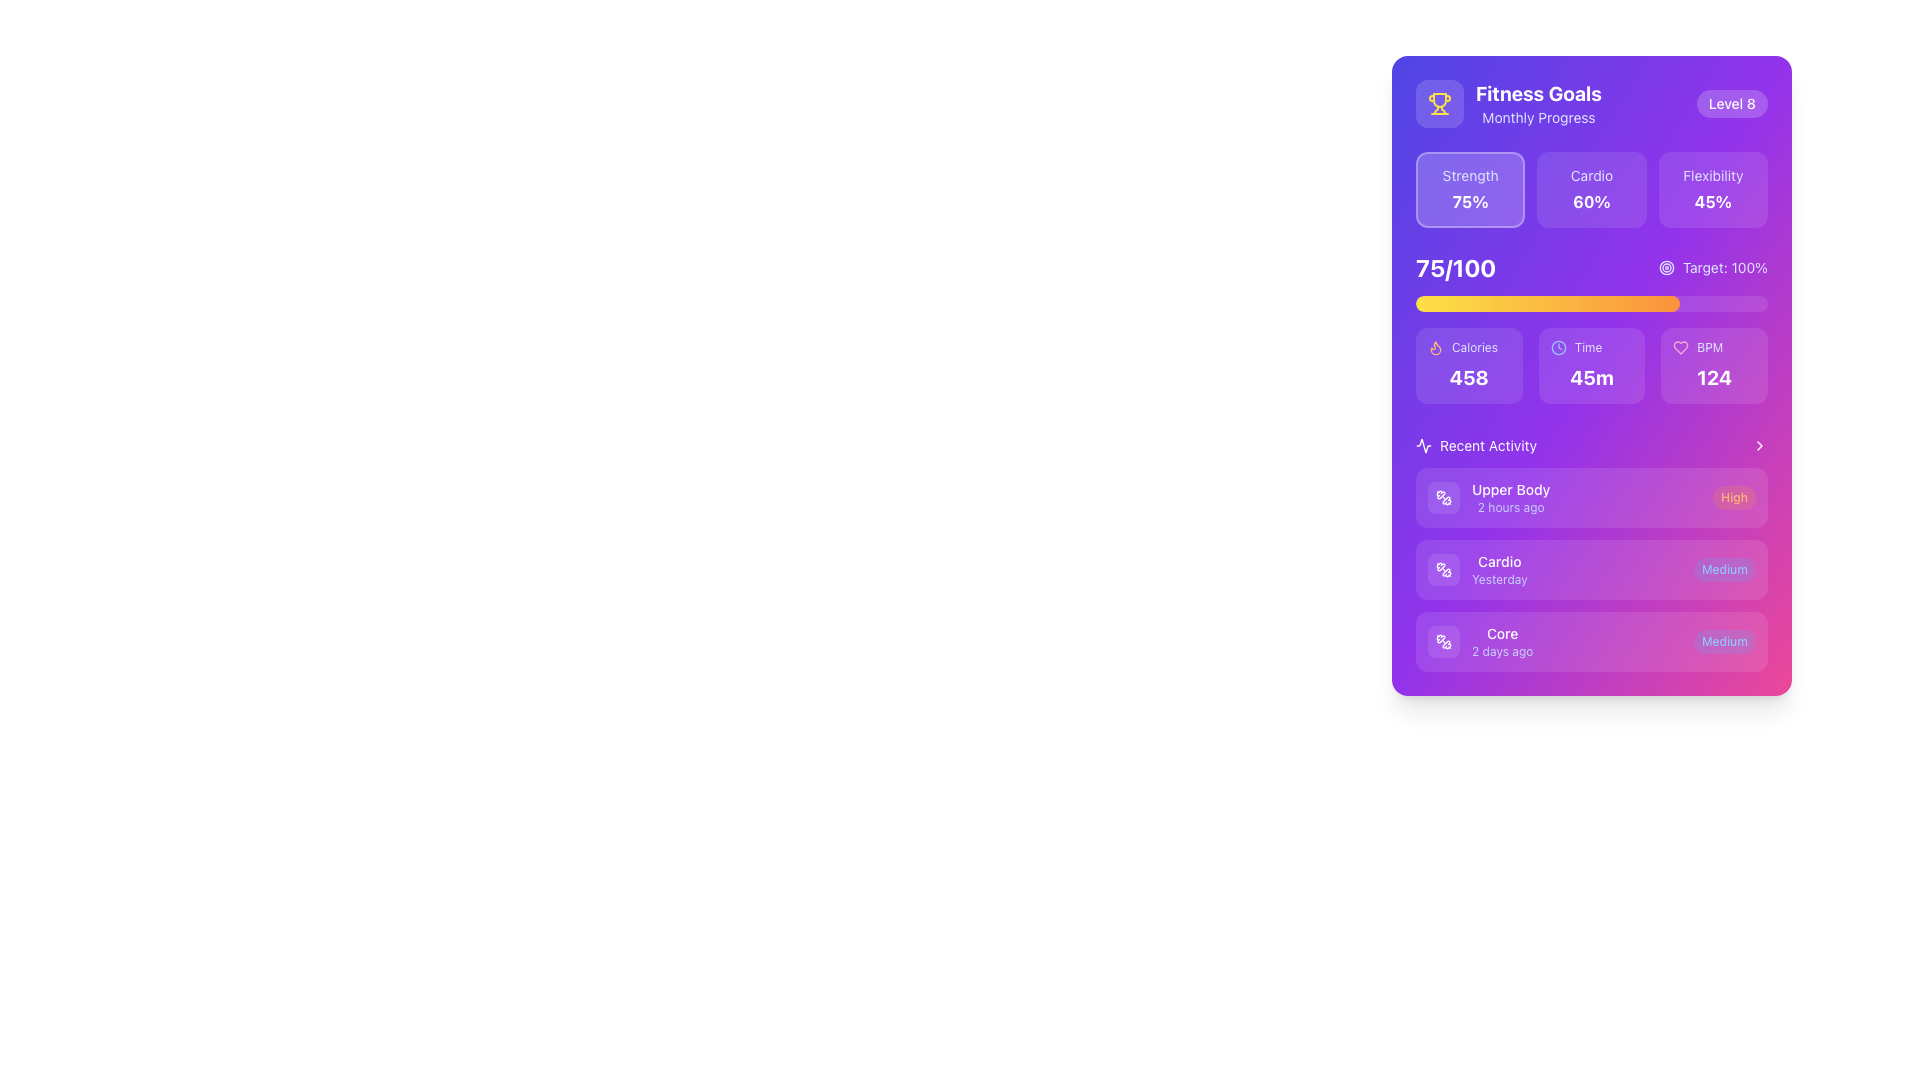 Image resolution: width=1920 pixels, height=1080 pixels. What do you see at coordinates (1502, 633) in the screenshot?
I see `the static text label displaying 'Core' in white color, located in the first position of the fourth item under the 'Recent Activity' section` at bounding box center [1502, 633].